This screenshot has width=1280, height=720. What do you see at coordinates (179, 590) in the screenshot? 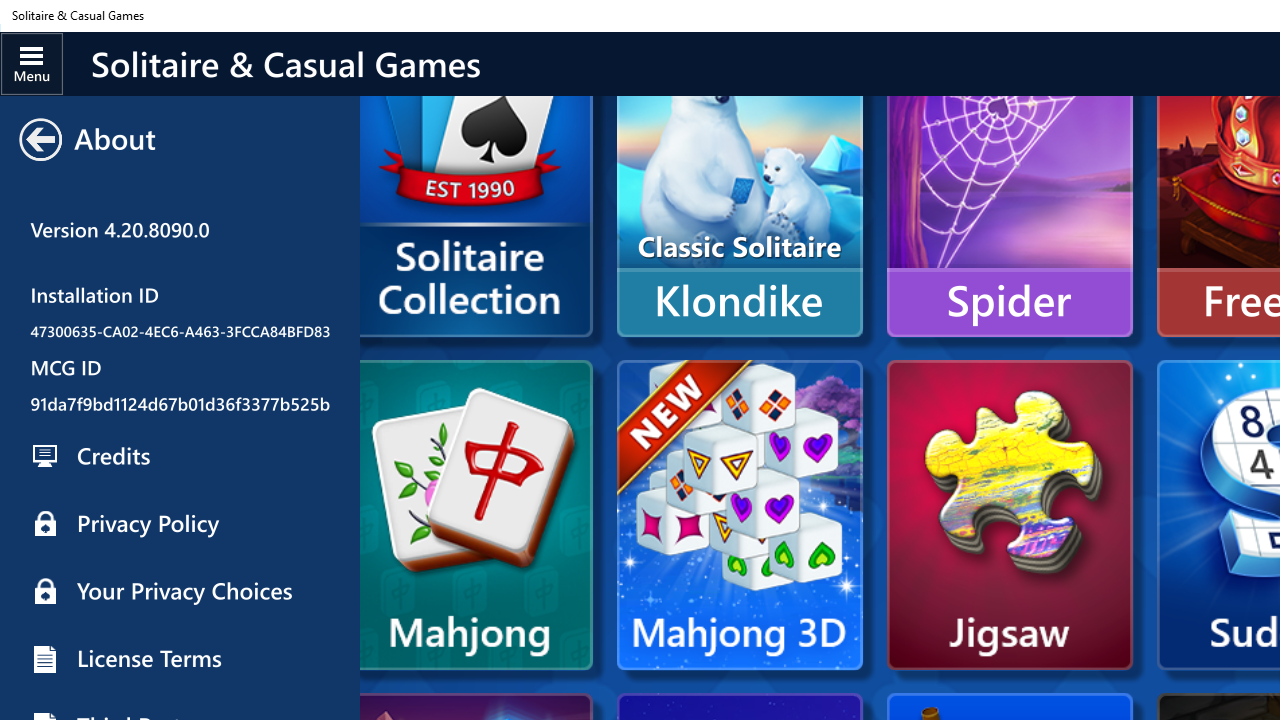
I see `'Your Privacy Choices'` at bounding box center [179, 590].